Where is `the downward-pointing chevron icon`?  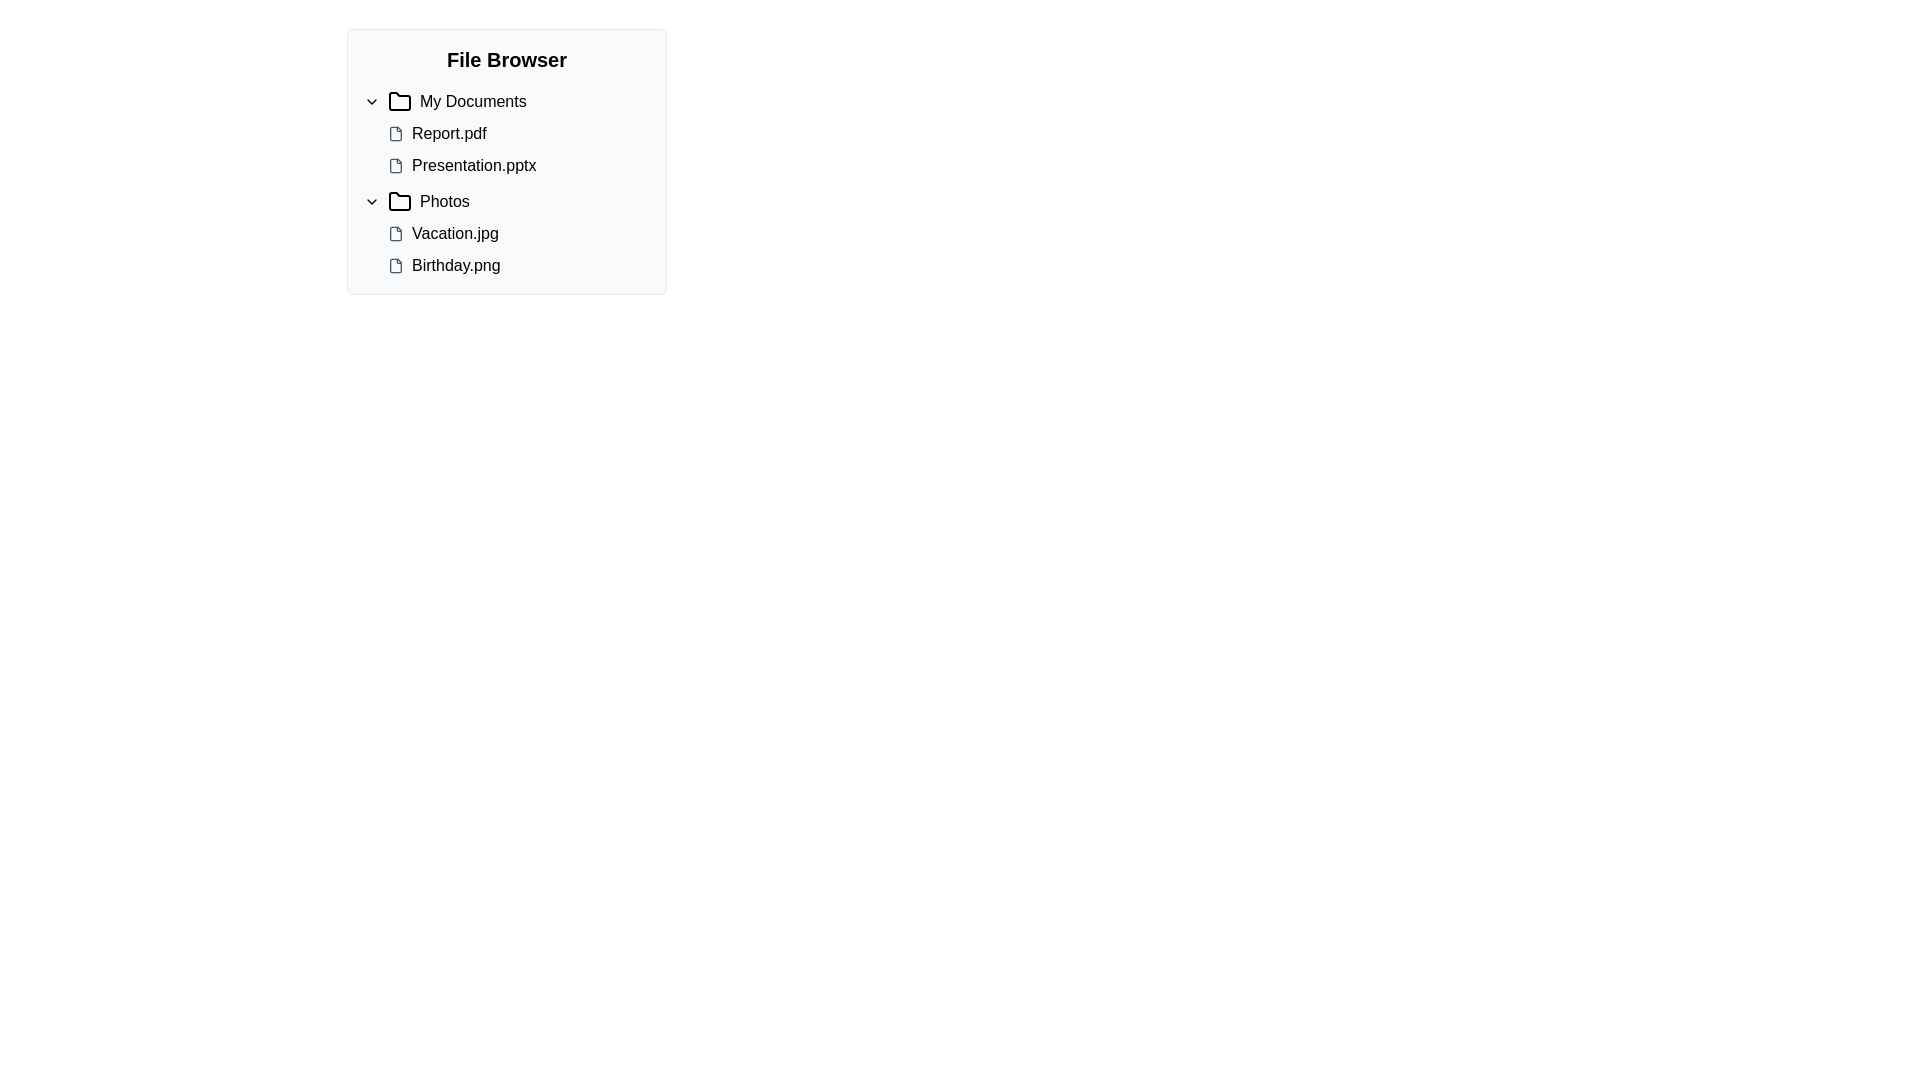
the downward-pointing chevron icon is located at coordinates (372, 201).